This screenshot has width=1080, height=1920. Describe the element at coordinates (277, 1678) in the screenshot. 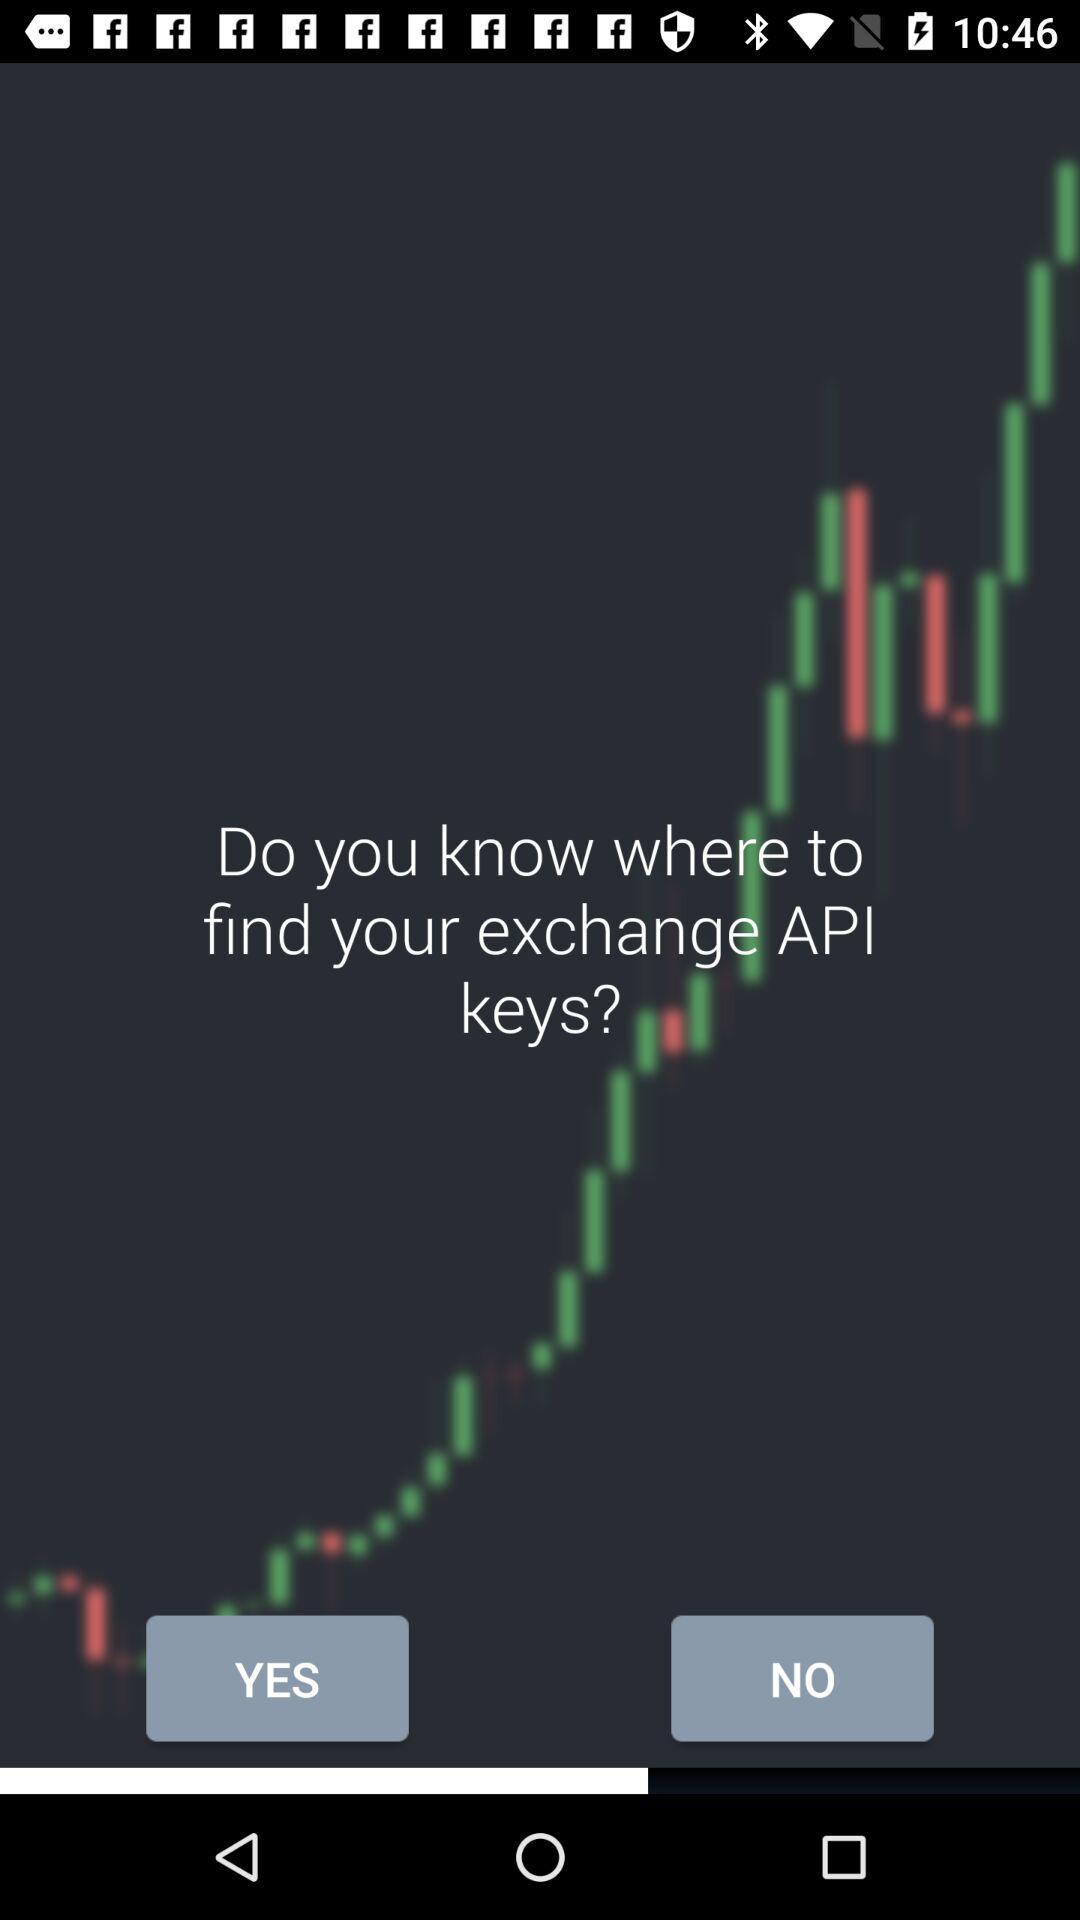

I see `item below the do you know icon` at that location.